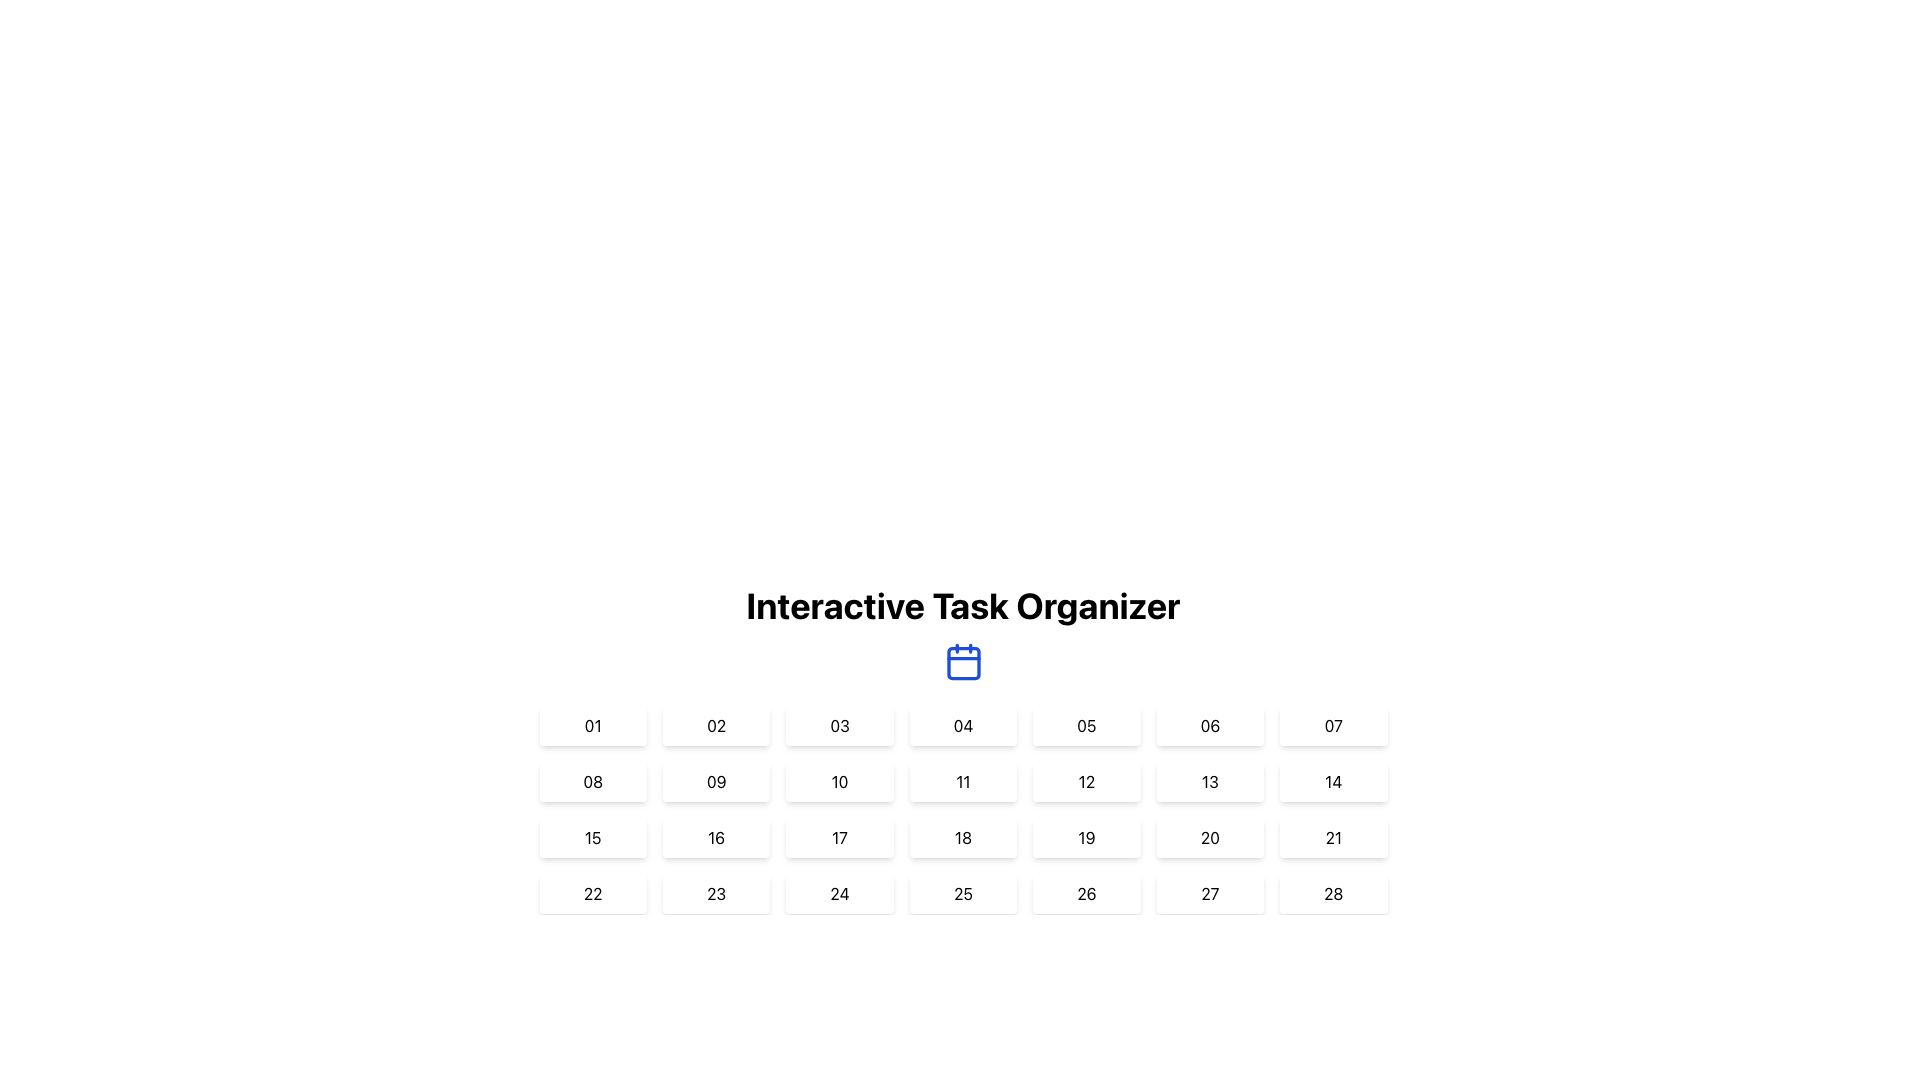 This screenshot has height=1080, width=1920. Describe the element at coordinates (1208, 725) in the screenshot. I see `the interactive button in the calendar interface located in the topmost row, sixth from the left` at that location.